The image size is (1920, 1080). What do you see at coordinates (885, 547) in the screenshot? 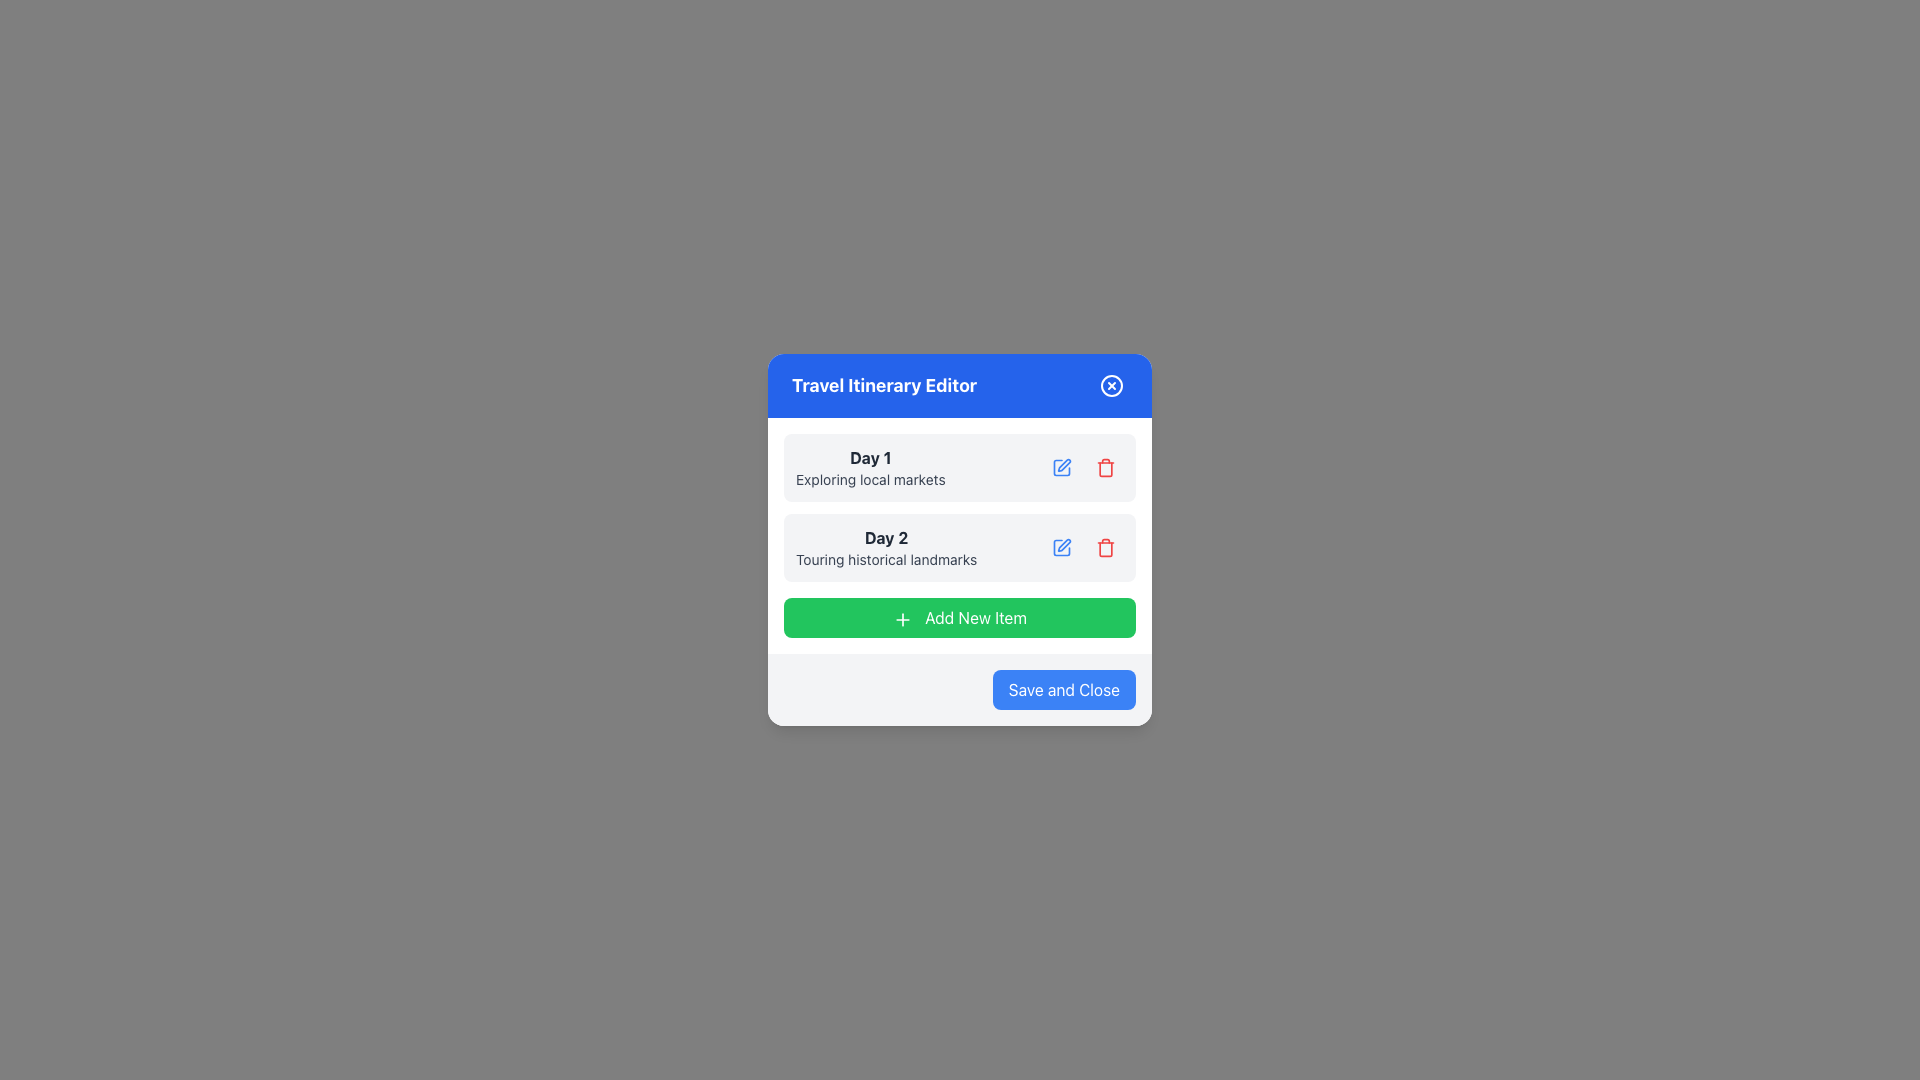
I see `the second itinerary entry label under 'Travel Itinerary Editor', which provides the day number and activity description, located between 'Day 1' and the '+ Add New Item' button` at bounding box center [885, 547].